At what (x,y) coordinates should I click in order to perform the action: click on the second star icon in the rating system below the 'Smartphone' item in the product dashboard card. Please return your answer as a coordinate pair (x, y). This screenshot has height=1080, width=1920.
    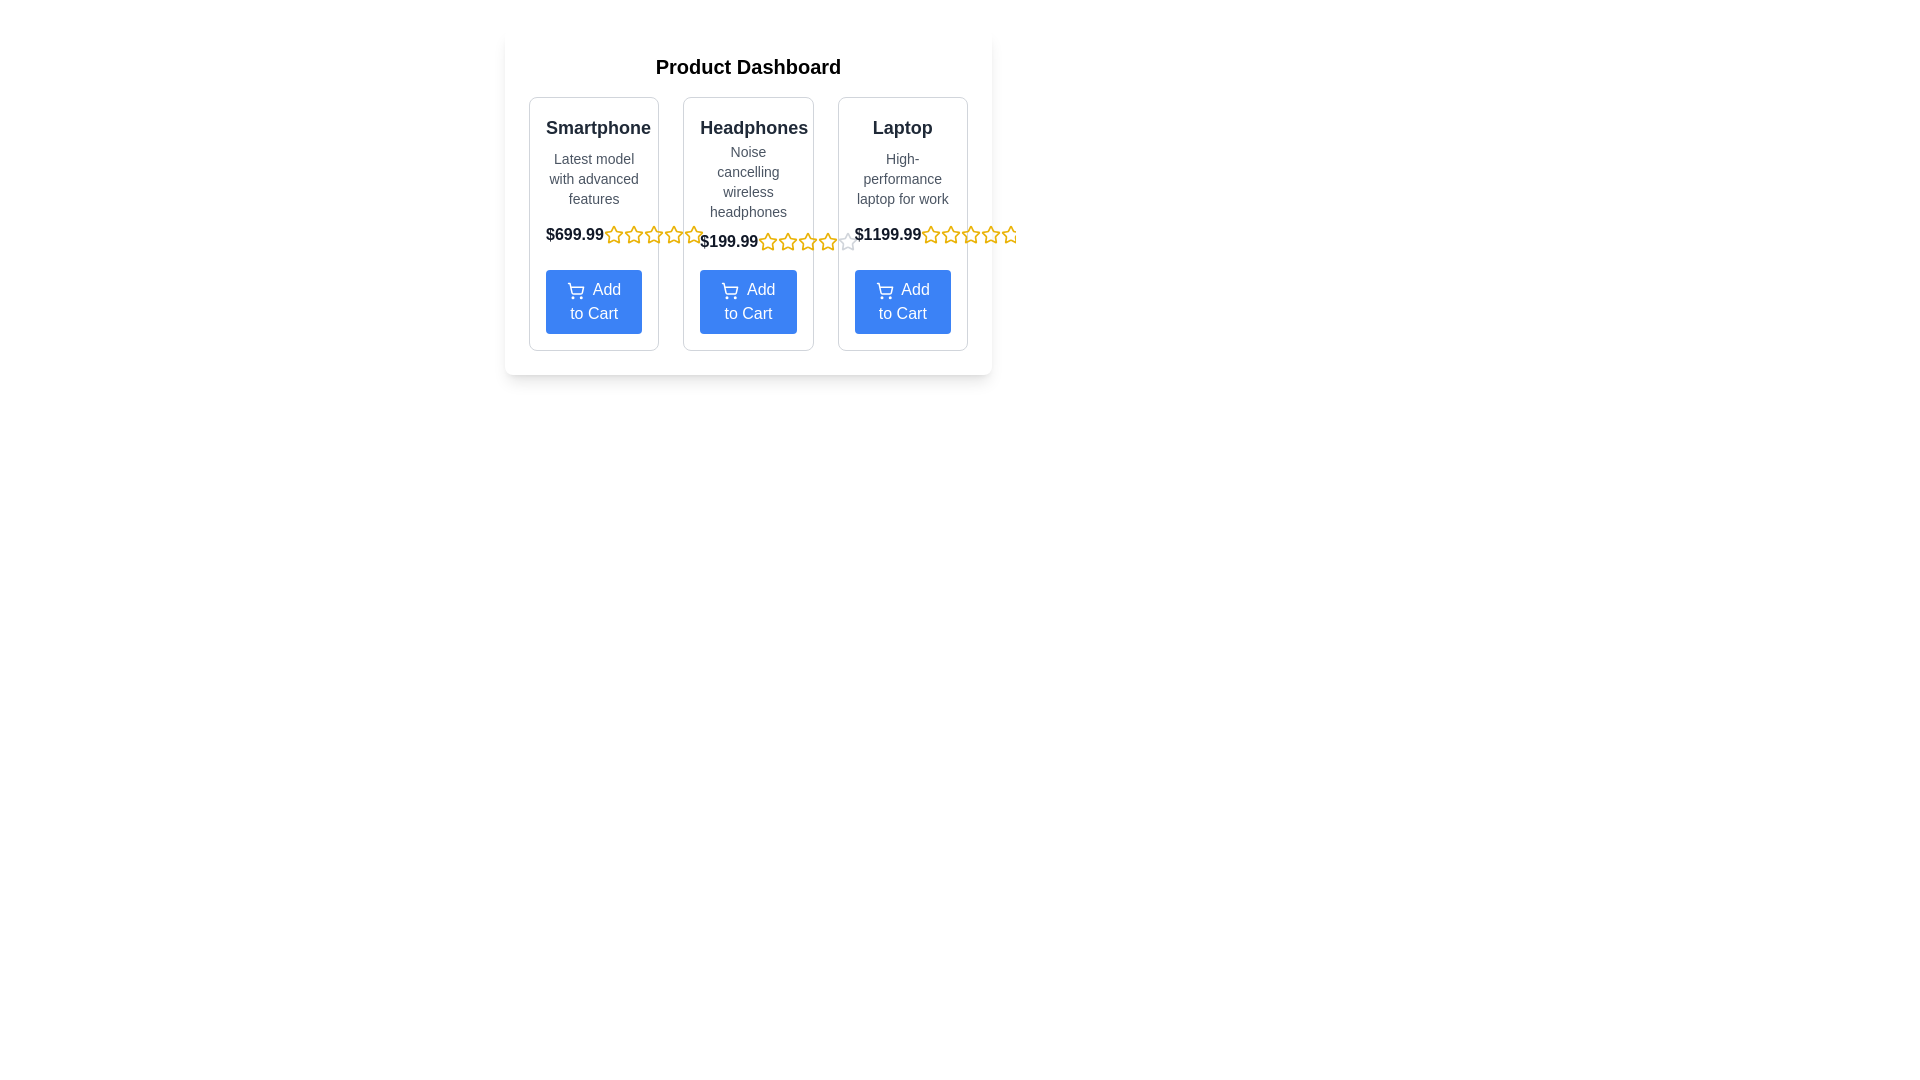
    Looking at the image, I should click on (632, 233).